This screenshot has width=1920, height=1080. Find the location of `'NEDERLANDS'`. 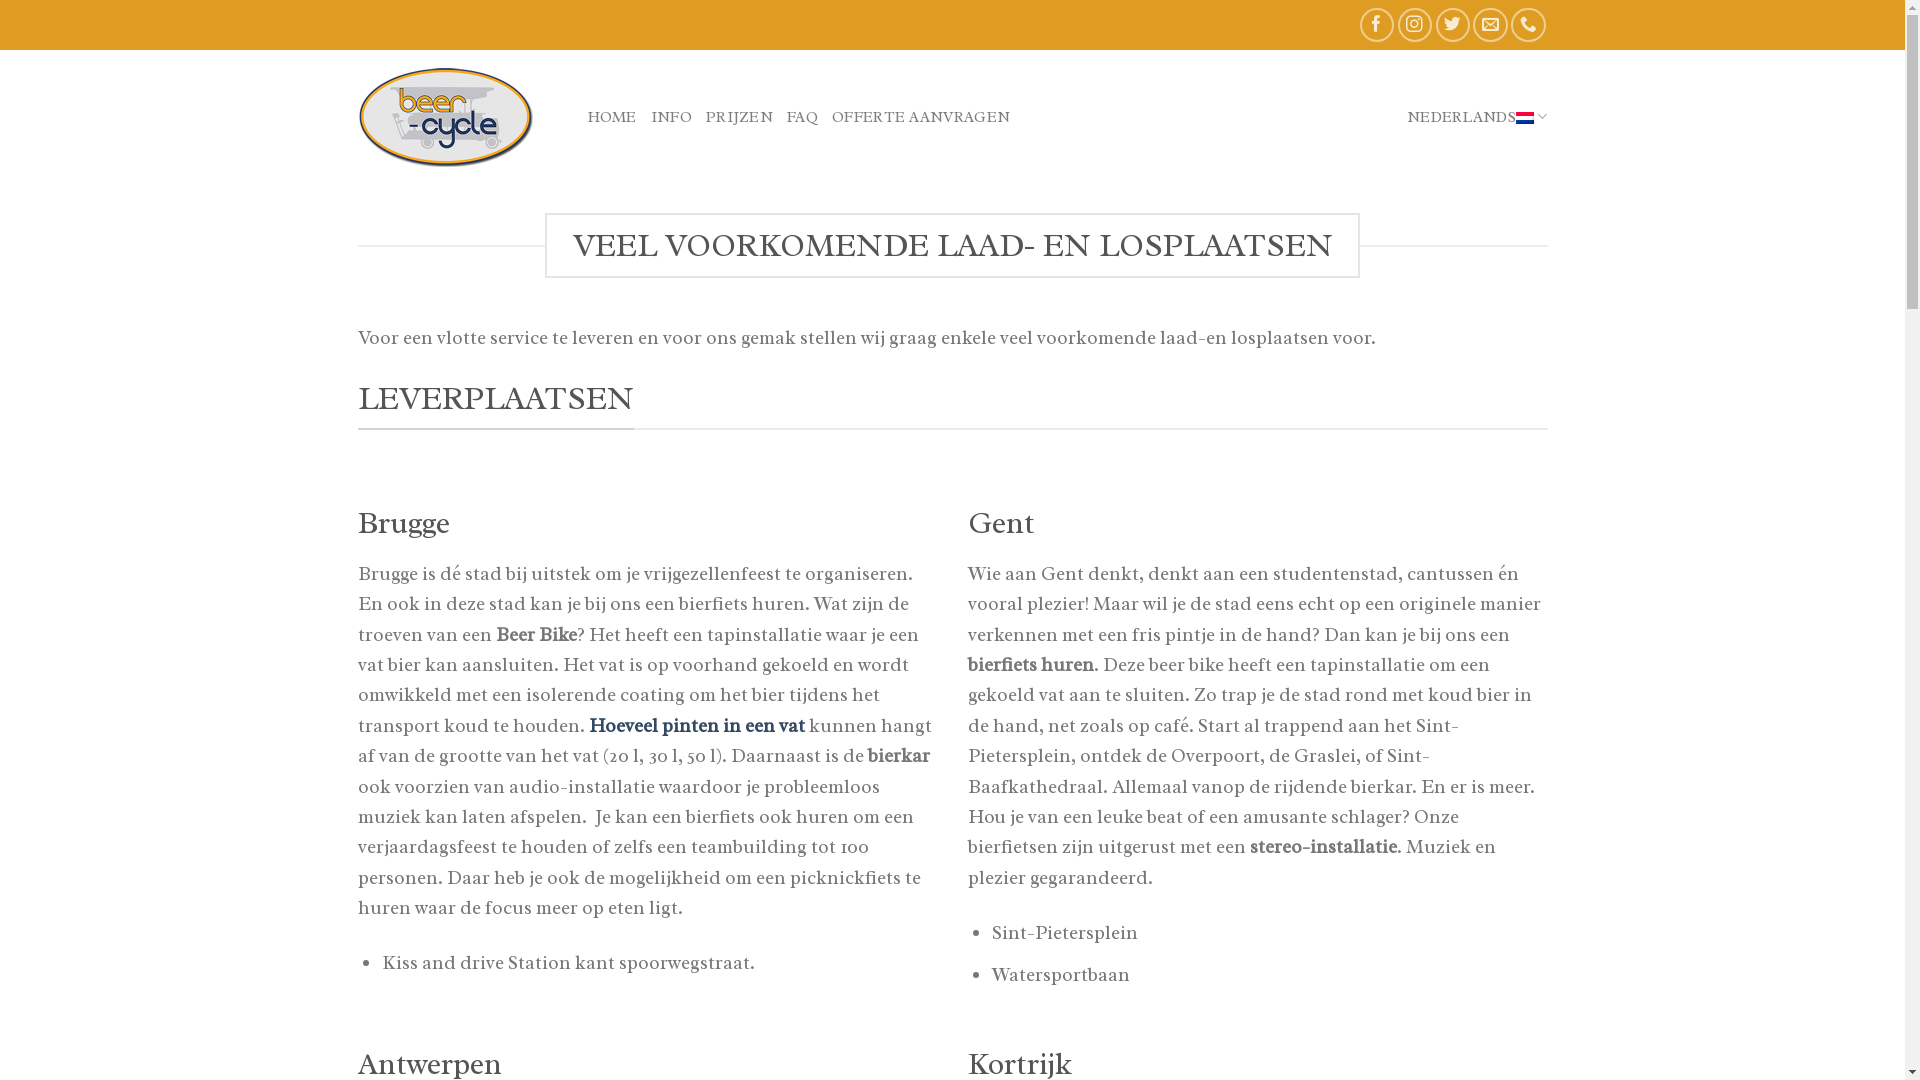

'NEDERLANDS' is located at coordinates (1477, 116).